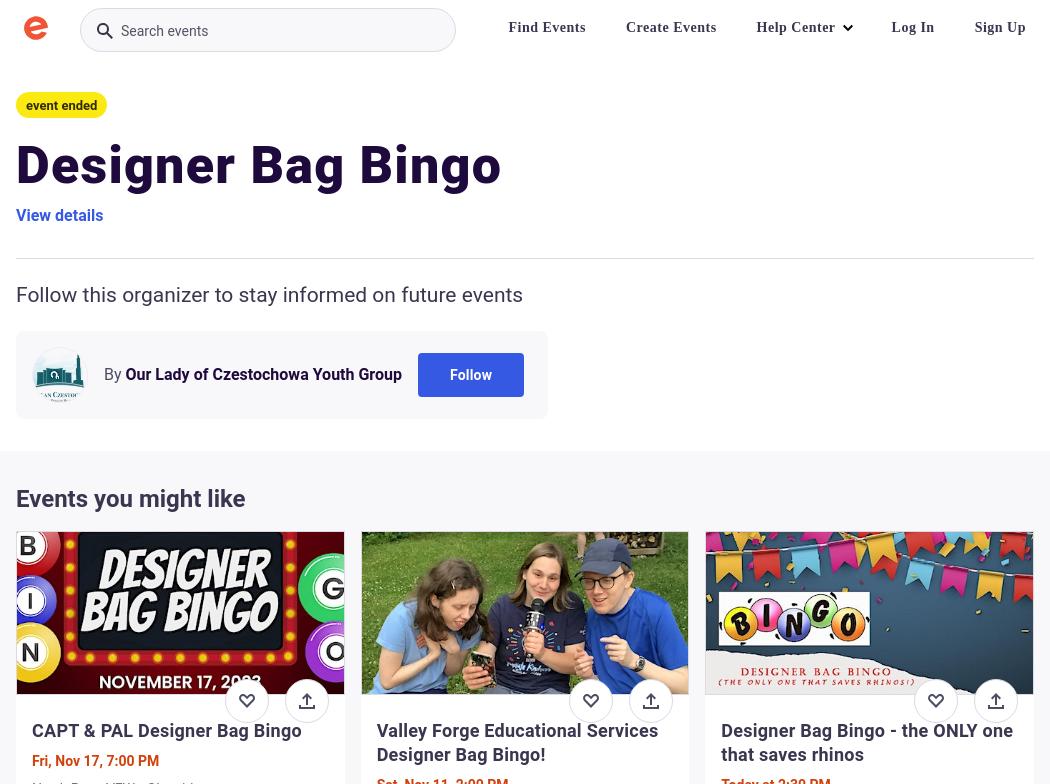  What do you see at coordinates (262, 374) in the screenshot?
I see `'Our Lady of Czestochowa Youth Group'` at bounding box center [262, 374].